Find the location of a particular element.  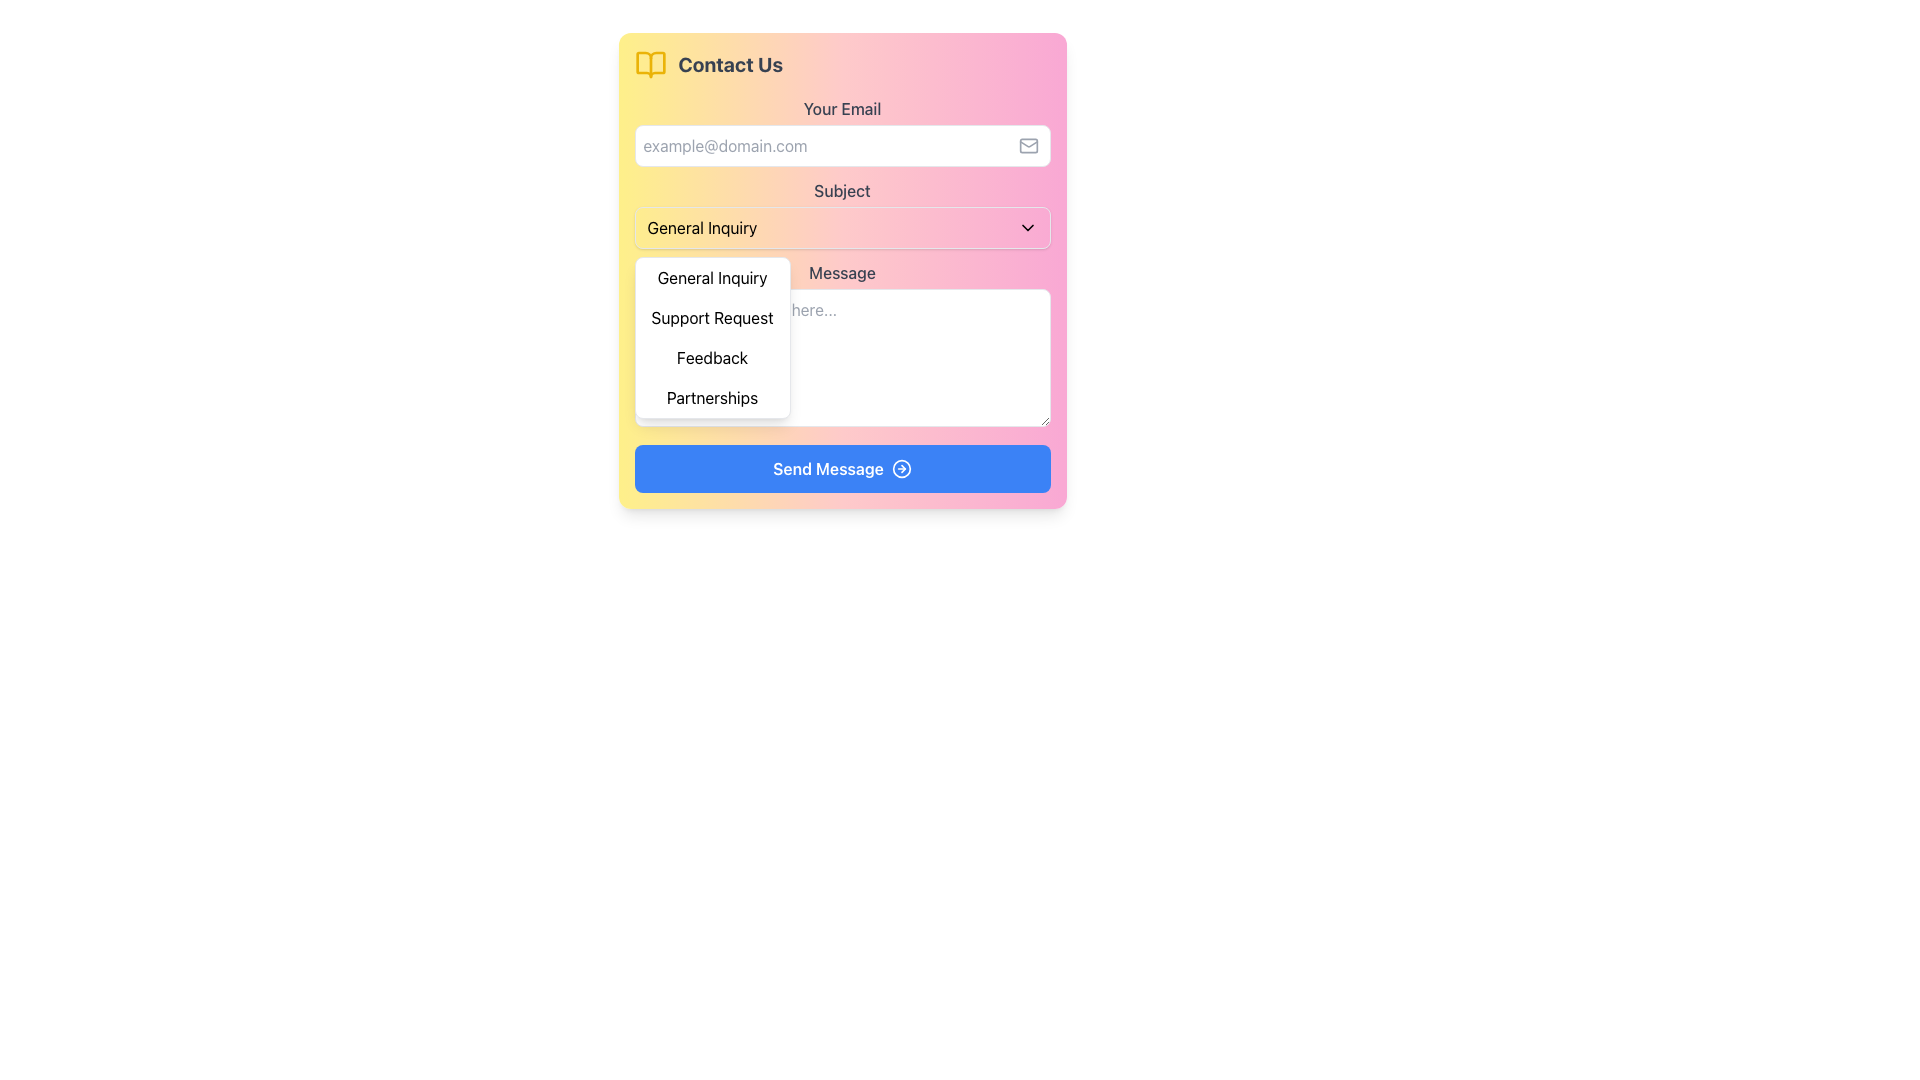

the 'Support Request' option in the dropdown menu located below the 'Subject' field in the contact form is located at coordinates (712, 316).